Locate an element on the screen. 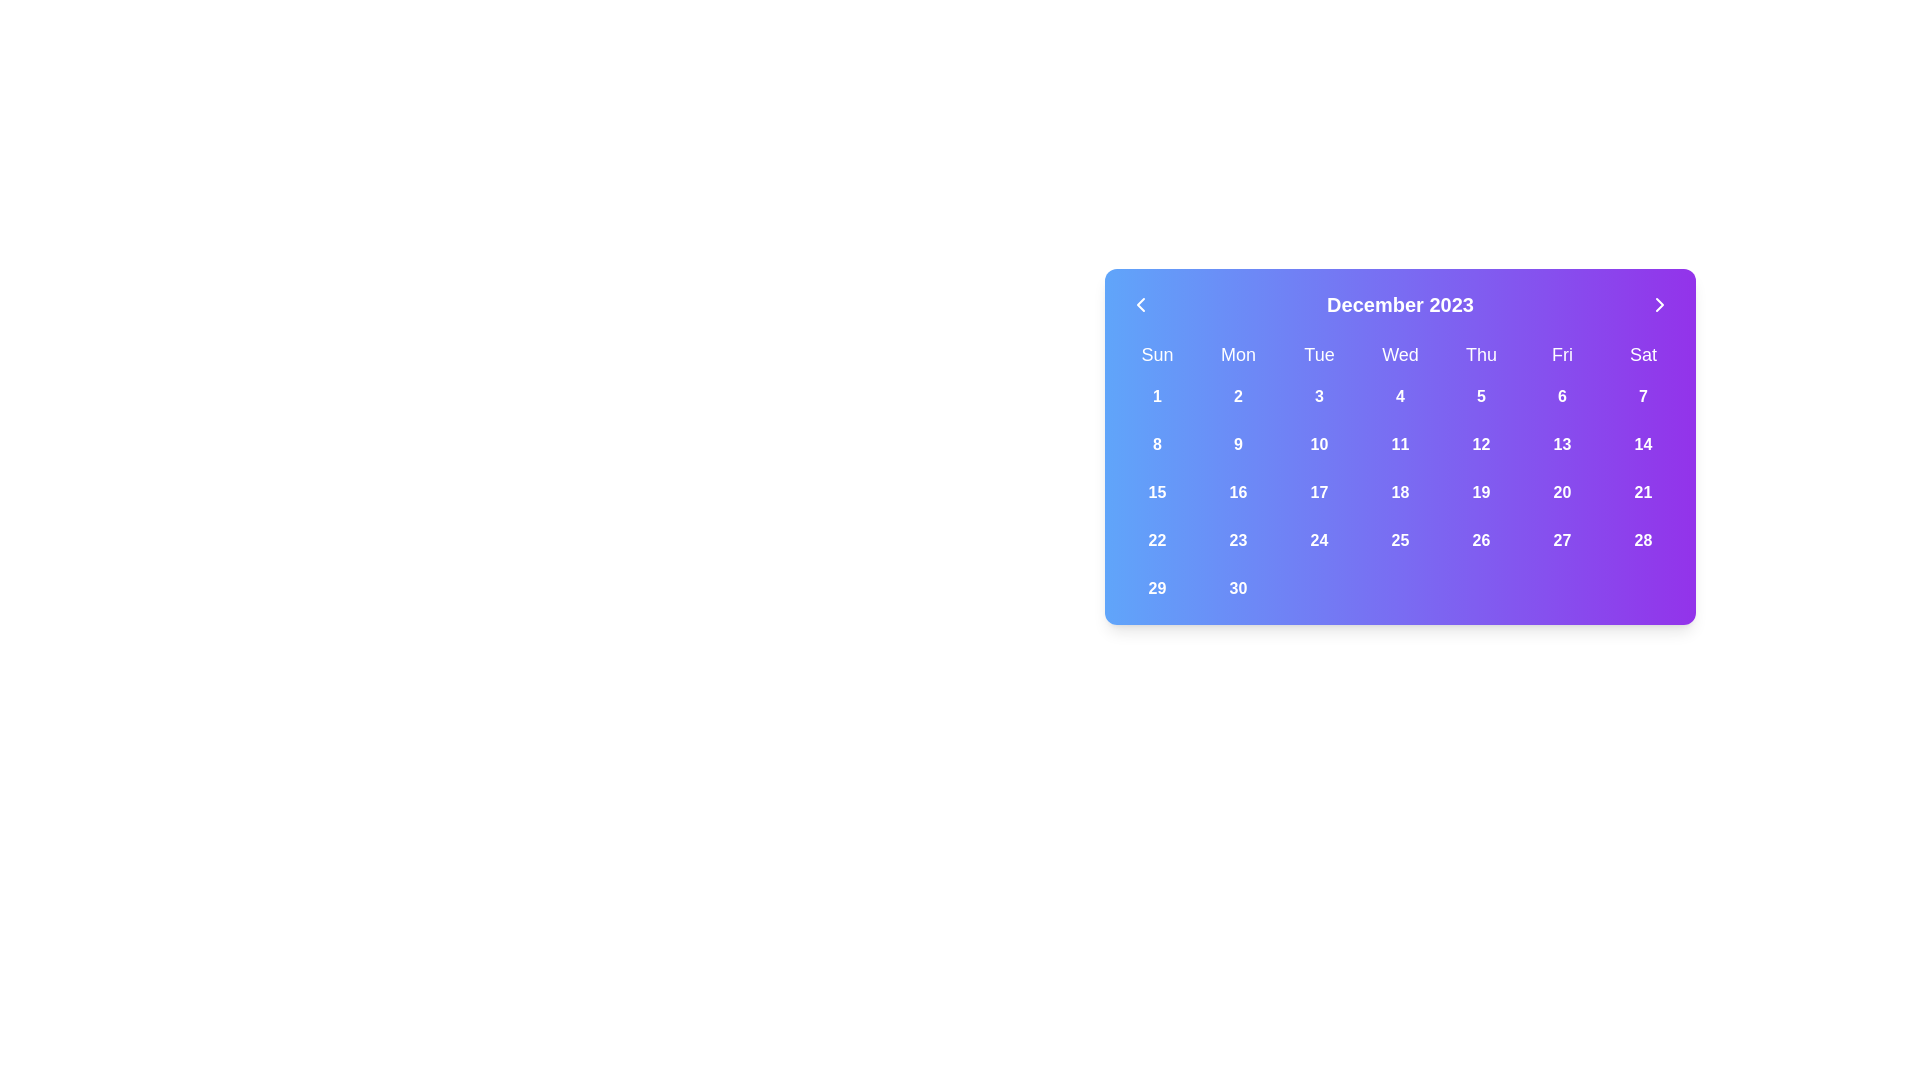 The height and width of the screenshot is (1080, 1920). the button displaying the number '11' with a purple background located in the middle of the fourth row of the calendar grid is located at coordinates (1399, 443).